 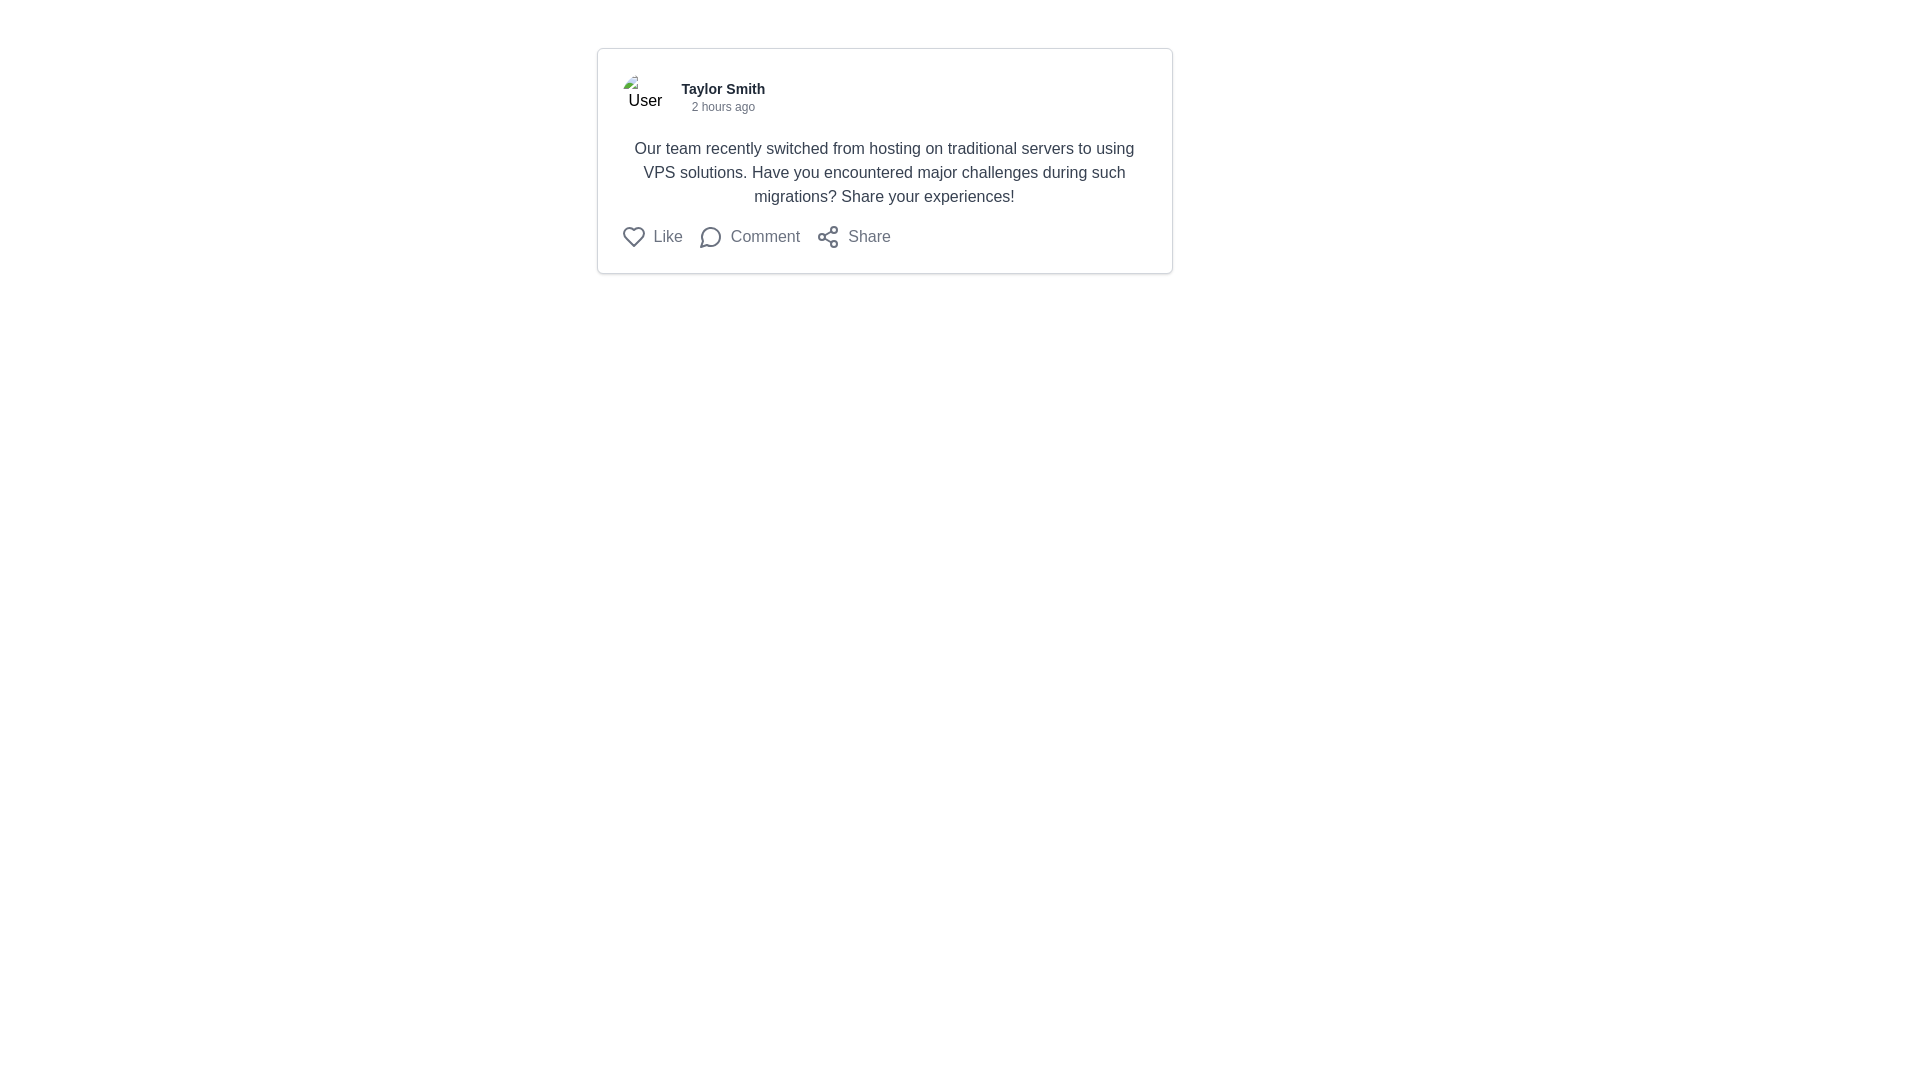 I want to click on the comment icon located to the left of the 'Comment' text in the lower portion of the card layout, so click(x=710, y=235).